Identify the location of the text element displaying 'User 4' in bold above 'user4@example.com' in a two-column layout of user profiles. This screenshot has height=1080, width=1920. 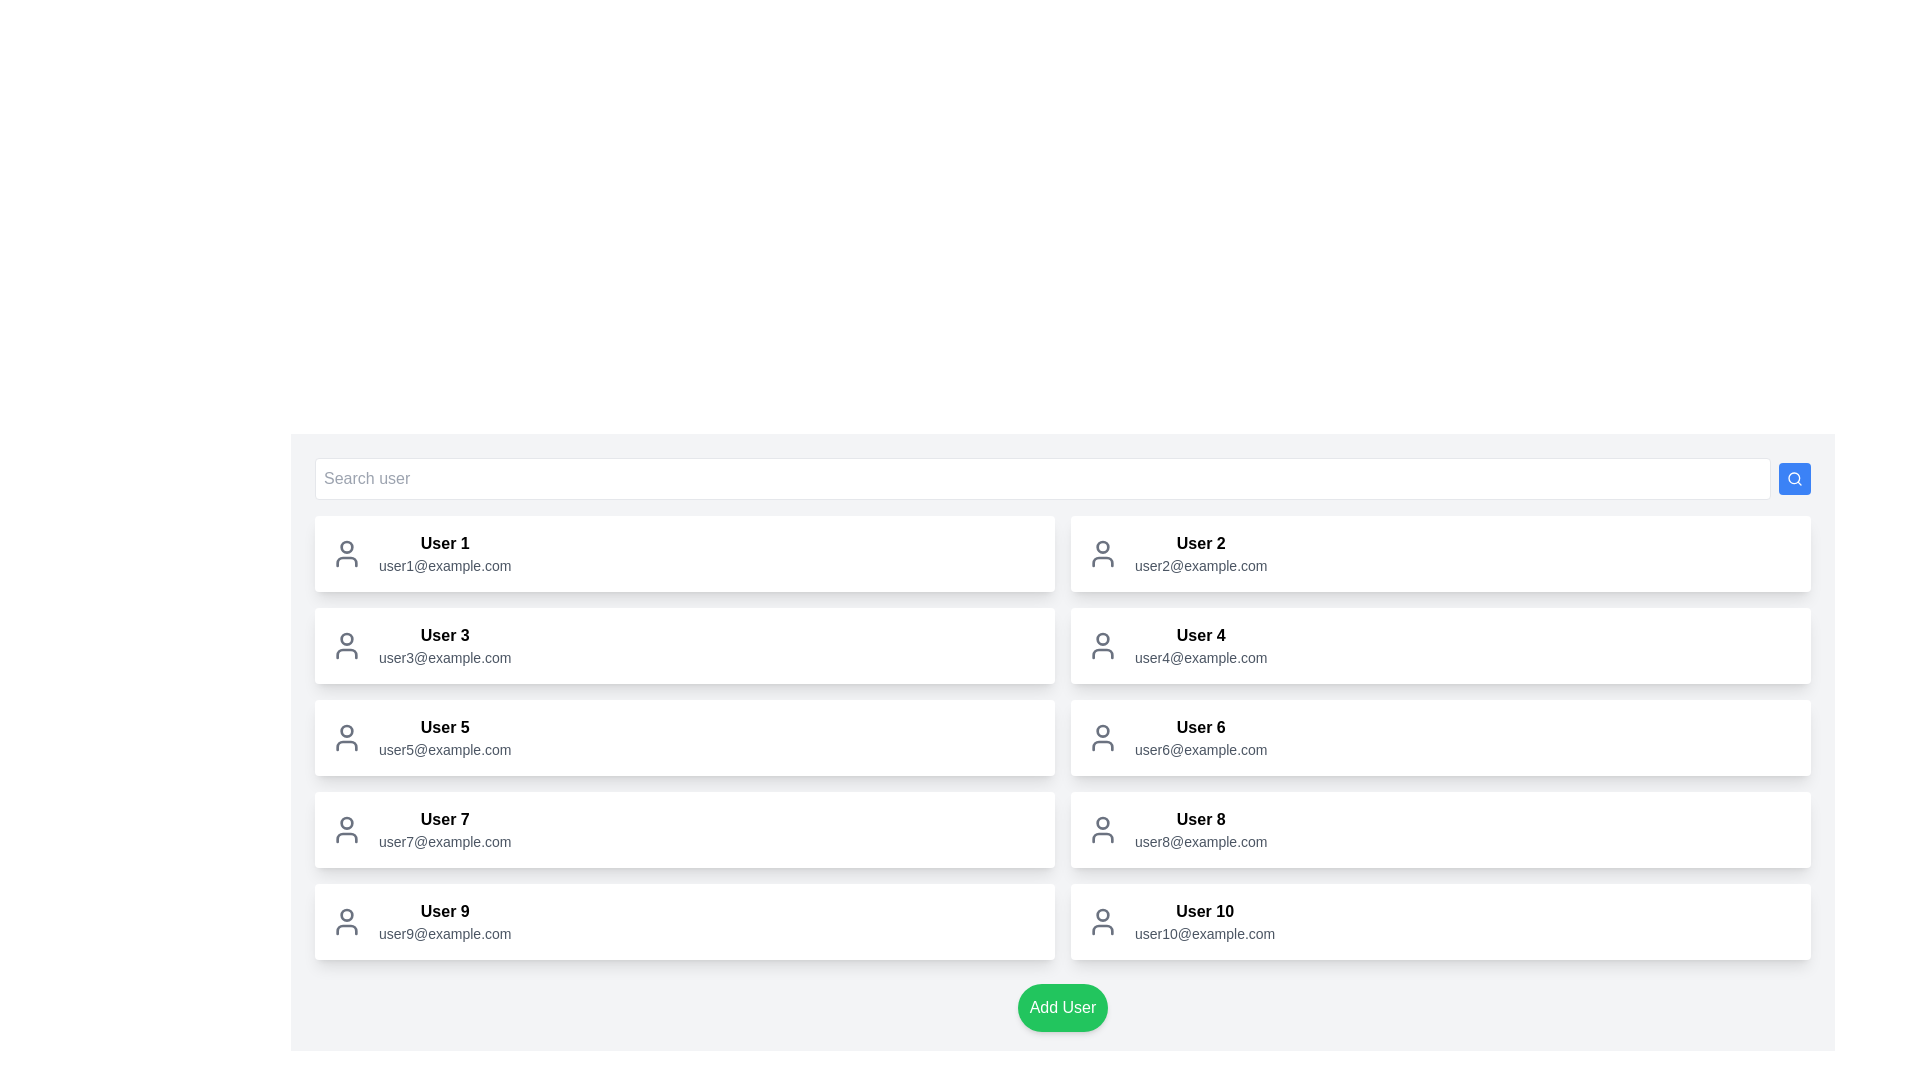
(1200, 645).